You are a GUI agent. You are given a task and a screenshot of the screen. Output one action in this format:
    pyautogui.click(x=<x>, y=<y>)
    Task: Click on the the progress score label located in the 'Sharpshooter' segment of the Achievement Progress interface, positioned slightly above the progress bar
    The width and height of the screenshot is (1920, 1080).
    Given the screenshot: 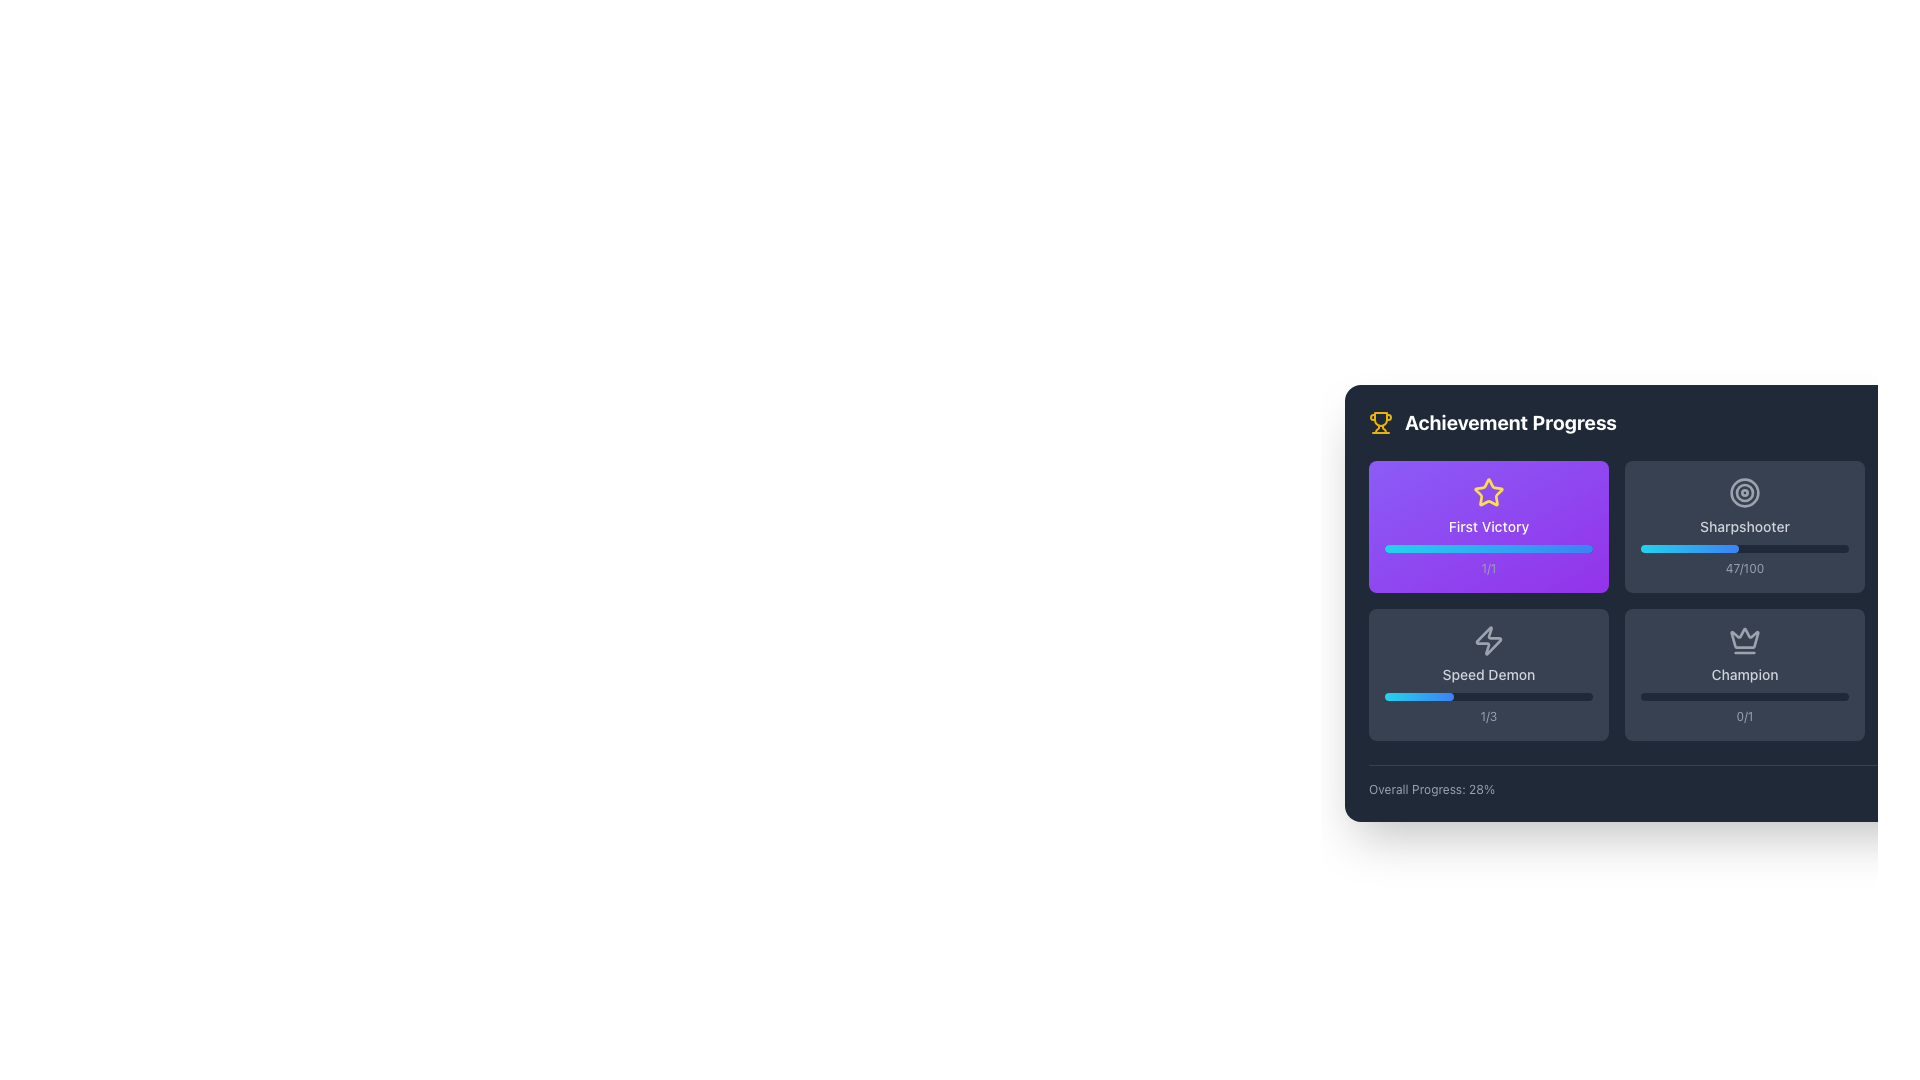 What is the action you would take?
    pyautogui.click(x=1743, y=569)
    